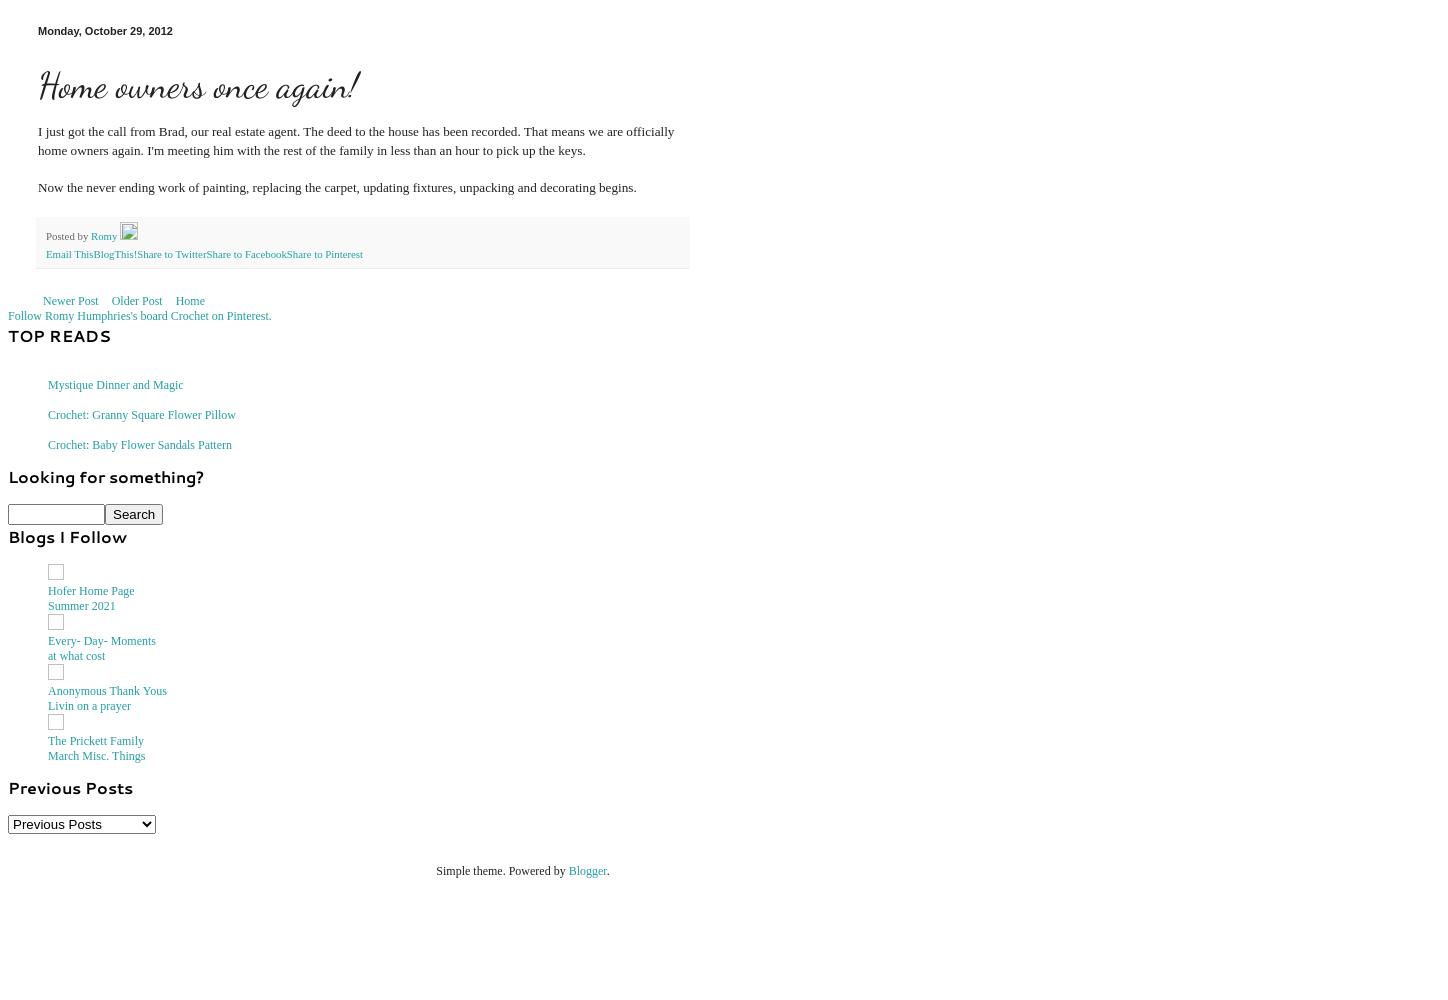 The width and height of the screenshot is (1448, 1000). I want to click on 'Blogs I Follow', so click(7, 535).